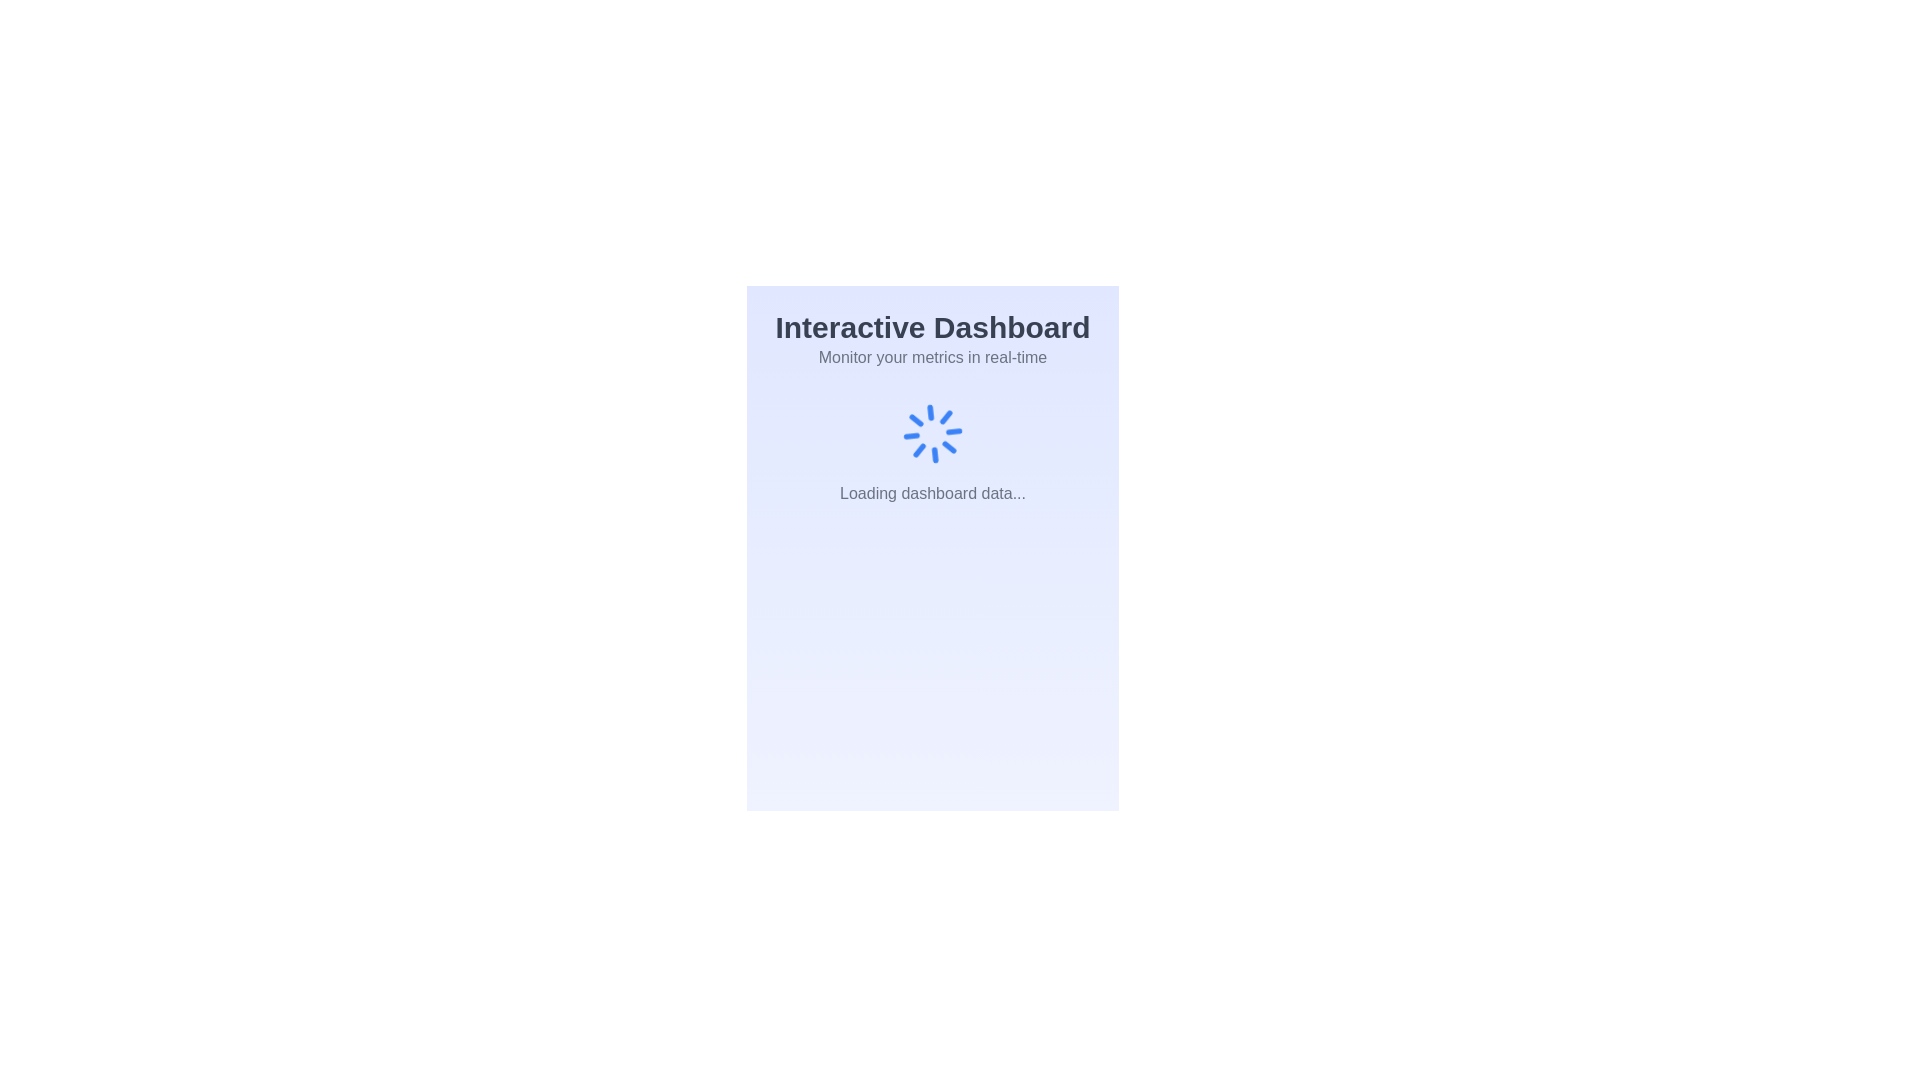 Image resolution: width=1920 pixels, height=1080 pixels. Describe the element at coordinates (924, 453) in the screenshot. I see `the second line segment of the circular spinning animation located at the center of the loading interface` at that location.